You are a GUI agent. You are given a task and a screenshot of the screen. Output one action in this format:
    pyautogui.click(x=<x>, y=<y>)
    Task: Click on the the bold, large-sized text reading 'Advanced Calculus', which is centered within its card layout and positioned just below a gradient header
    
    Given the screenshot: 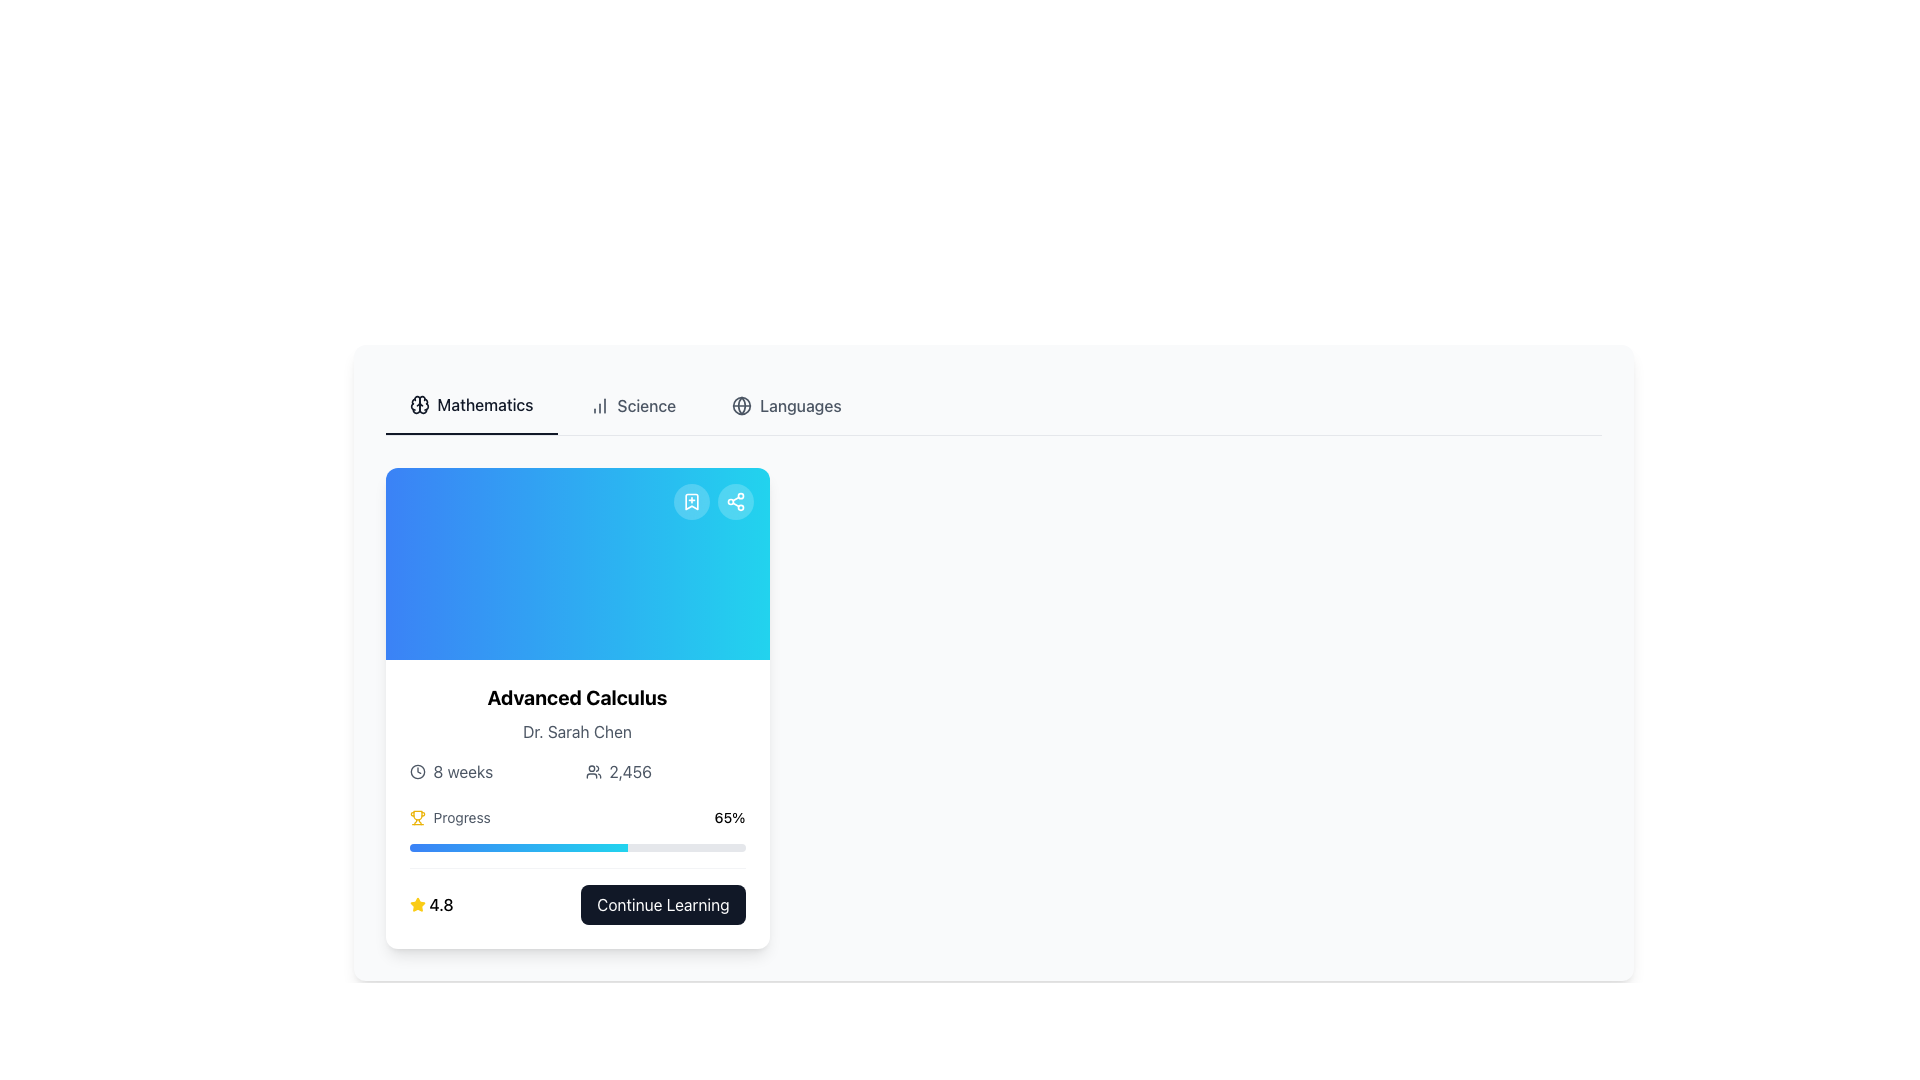 What is the action you would take?
    pyautogui.click(x=576, y=697)
    